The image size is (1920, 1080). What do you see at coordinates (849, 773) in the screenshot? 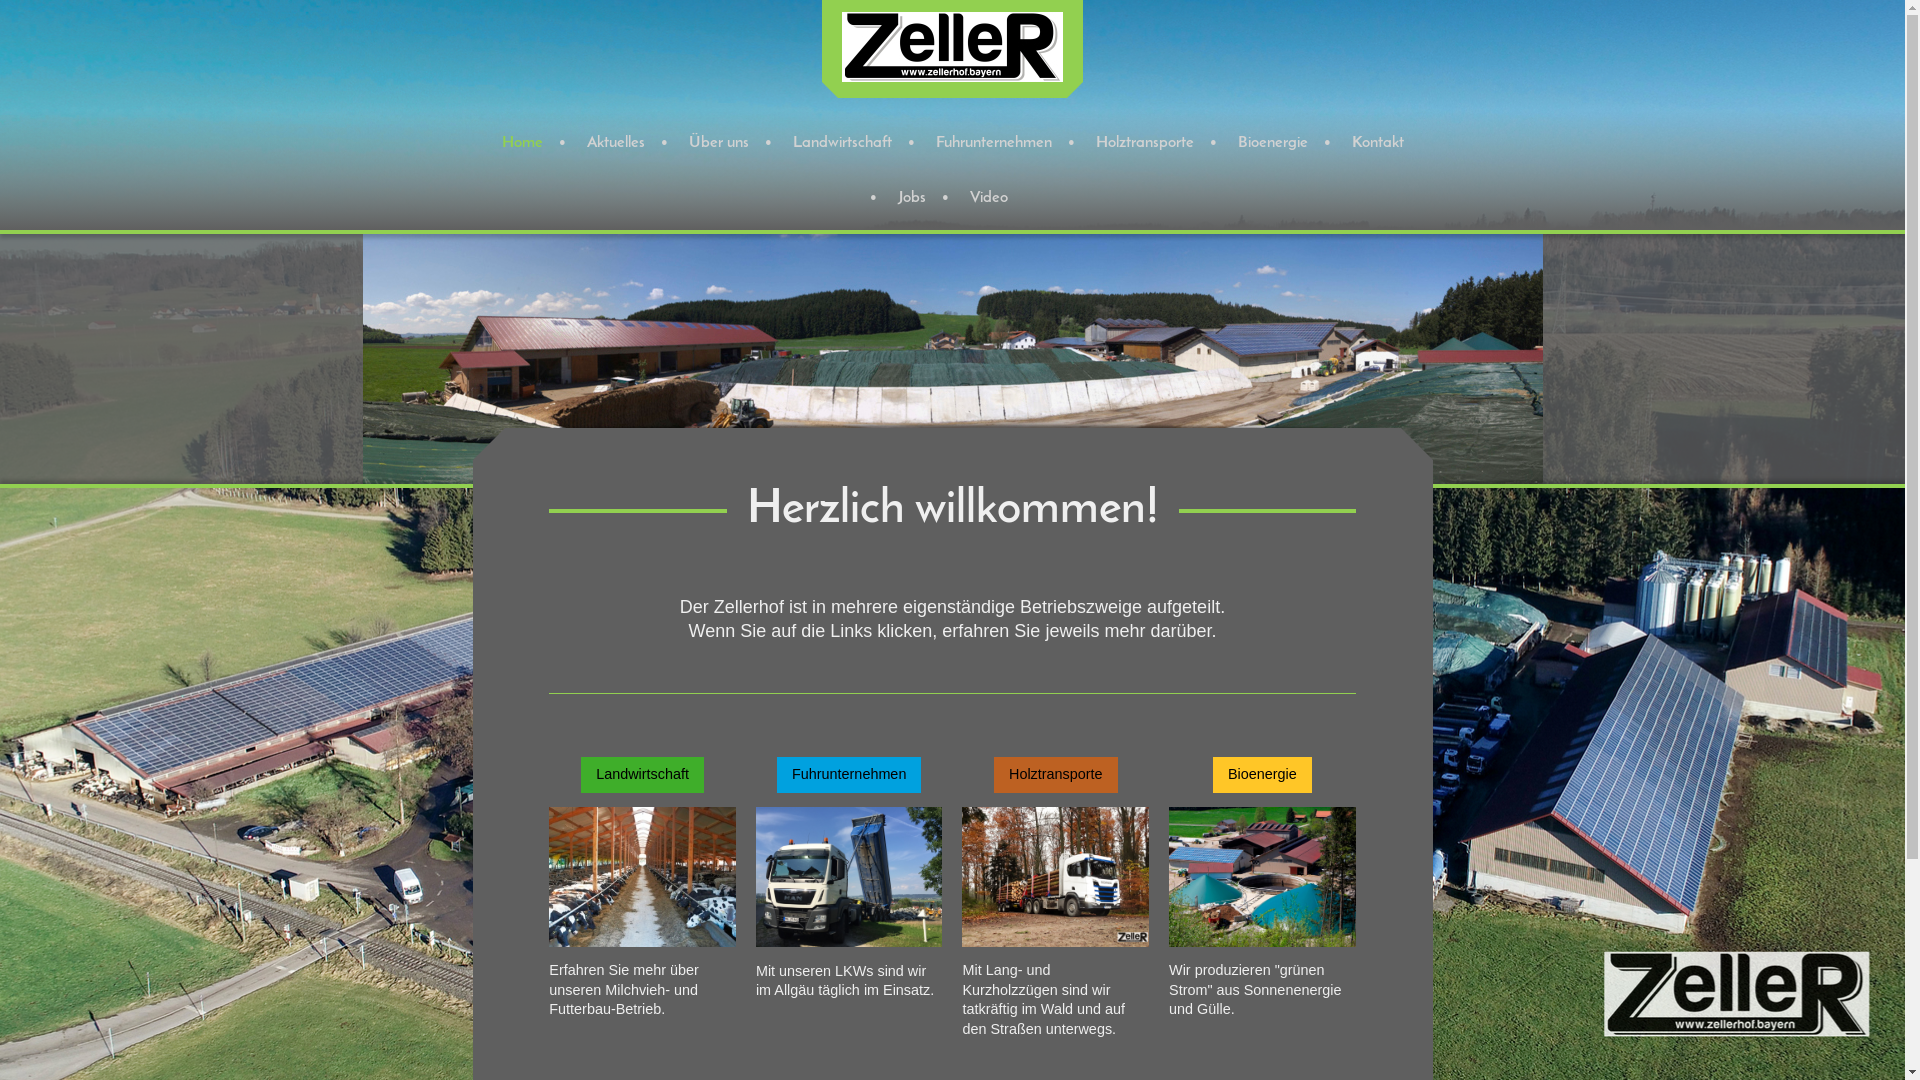
I see `'Fuhrunternehmen'` at bounding box center [849, 773].